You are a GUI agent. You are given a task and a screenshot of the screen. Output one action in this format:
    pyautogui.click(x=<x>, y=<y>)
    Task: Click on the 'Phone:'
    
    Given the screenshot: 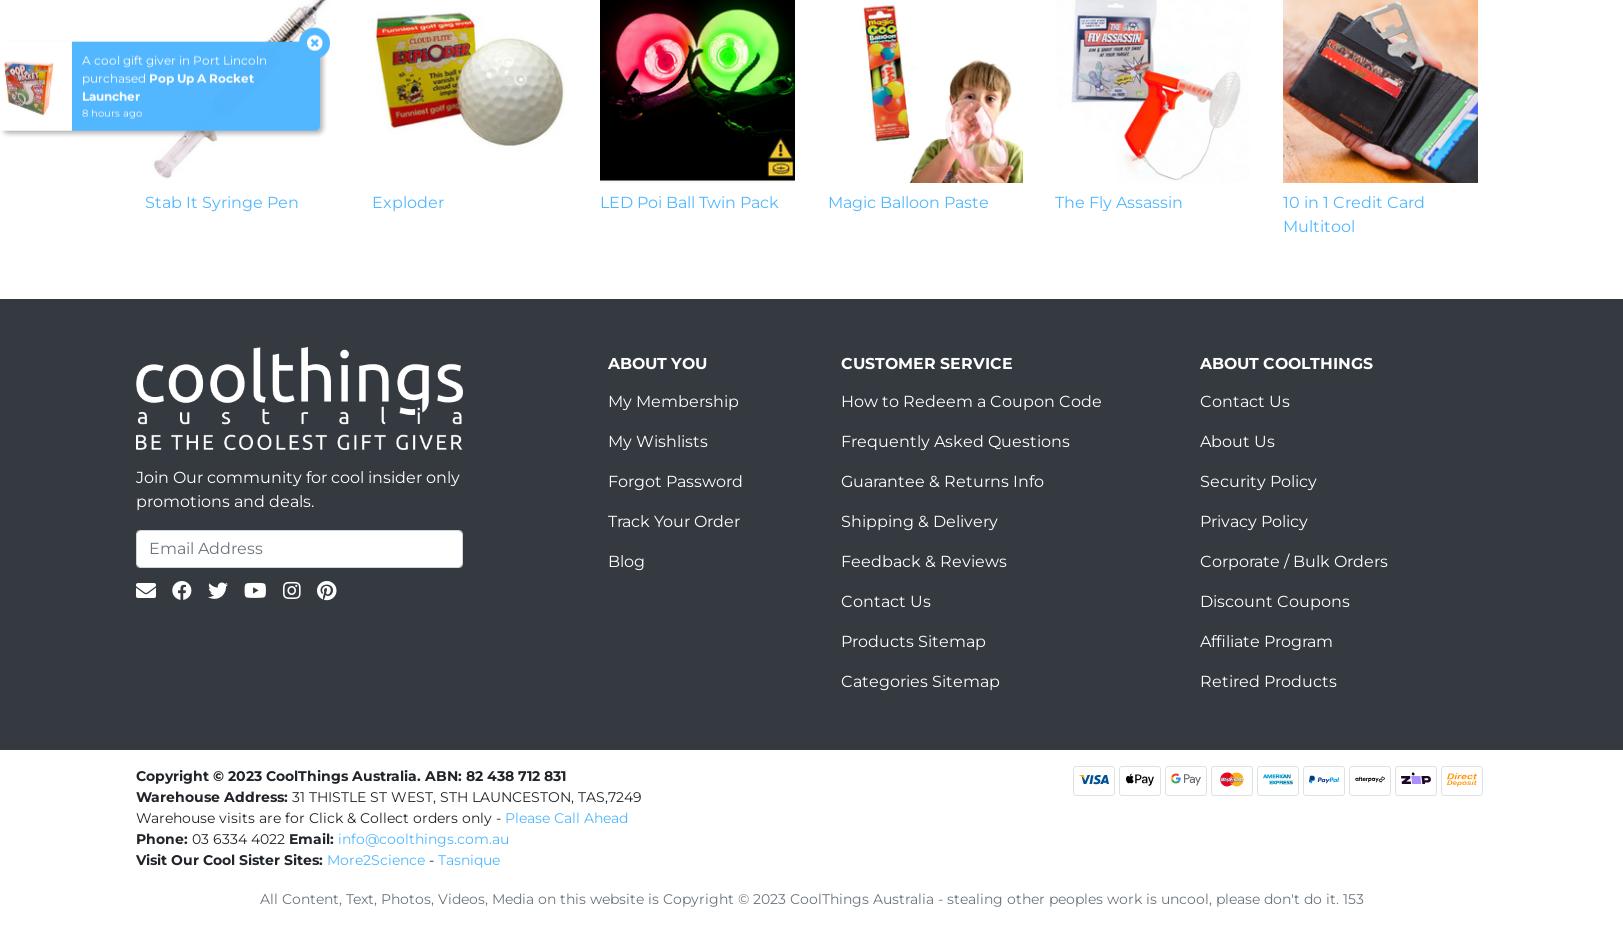 What is the action you would take?
    pyautogui.click(x=136, y=838)
    